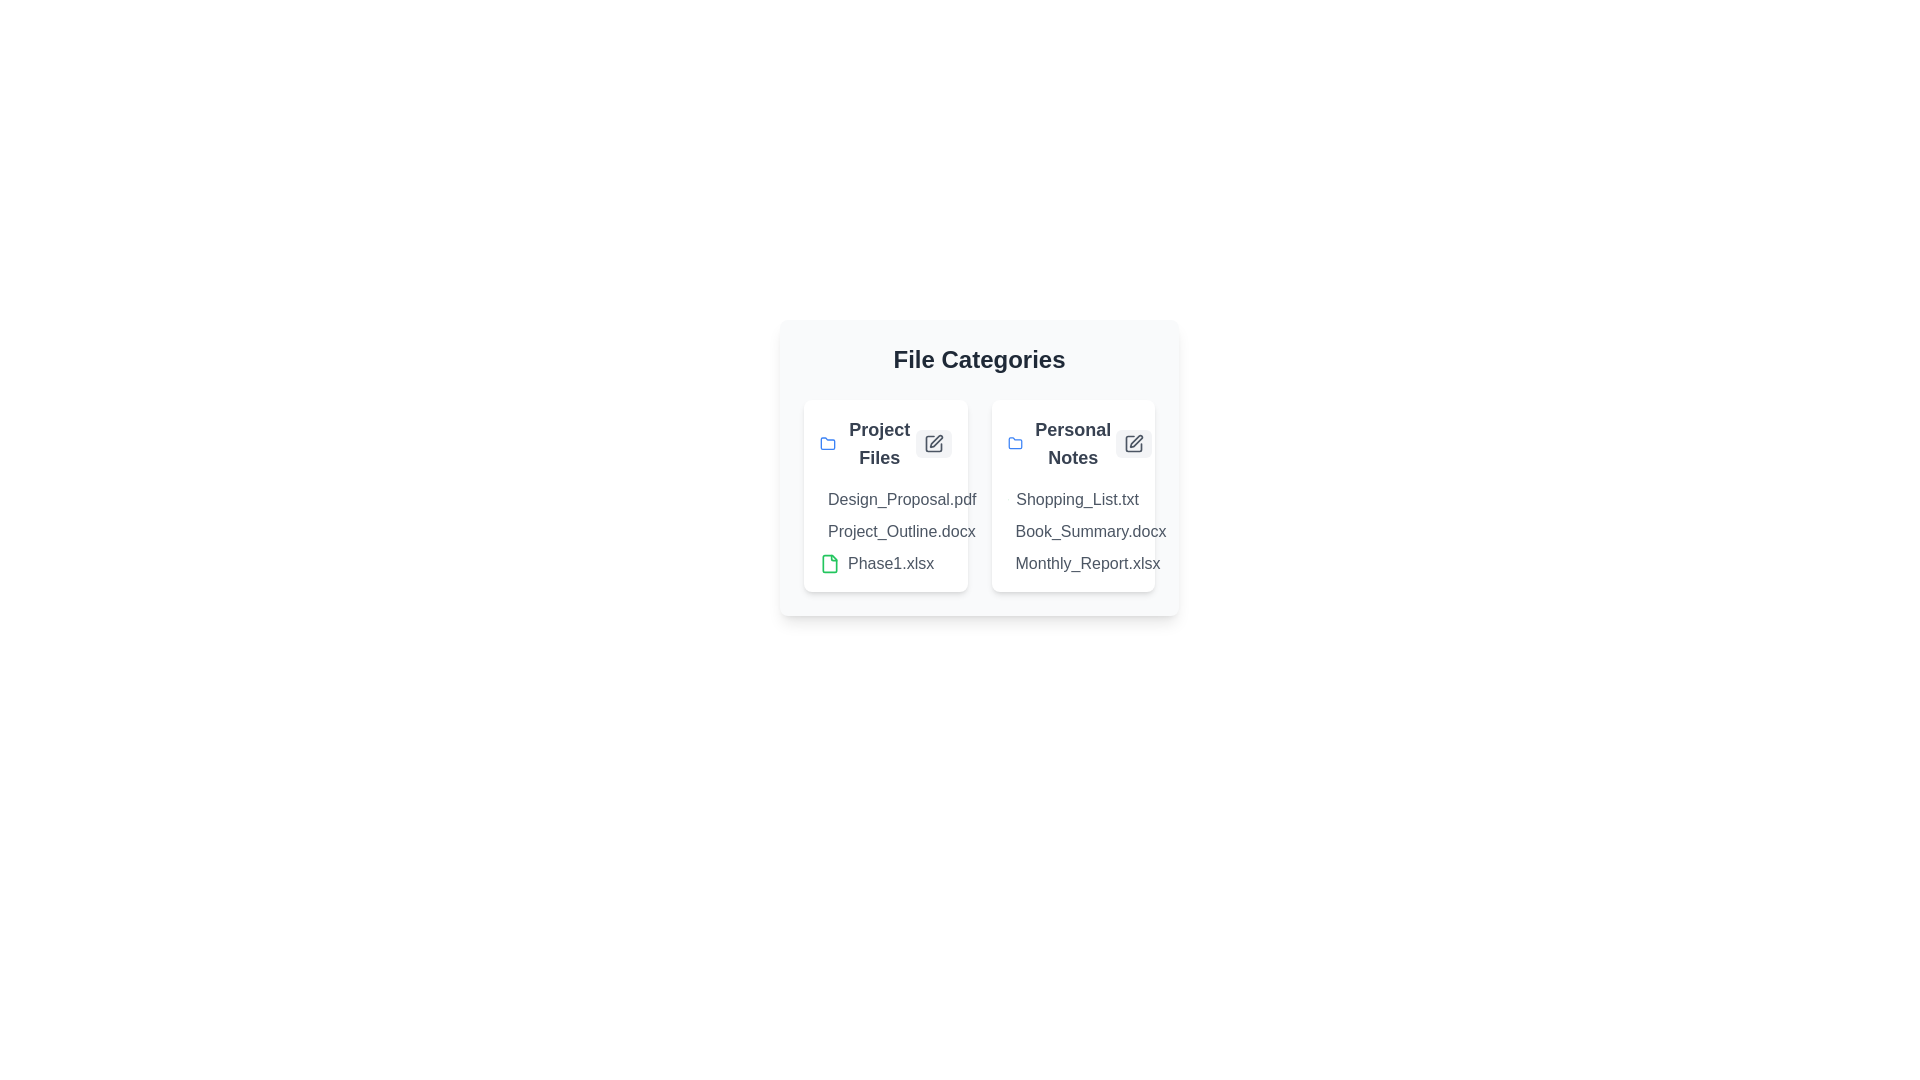  What do you see at coordinates (1016, 499) in the screenshot?
I see `the document Shopping_List.txt` at bounding box center [1016, 499].